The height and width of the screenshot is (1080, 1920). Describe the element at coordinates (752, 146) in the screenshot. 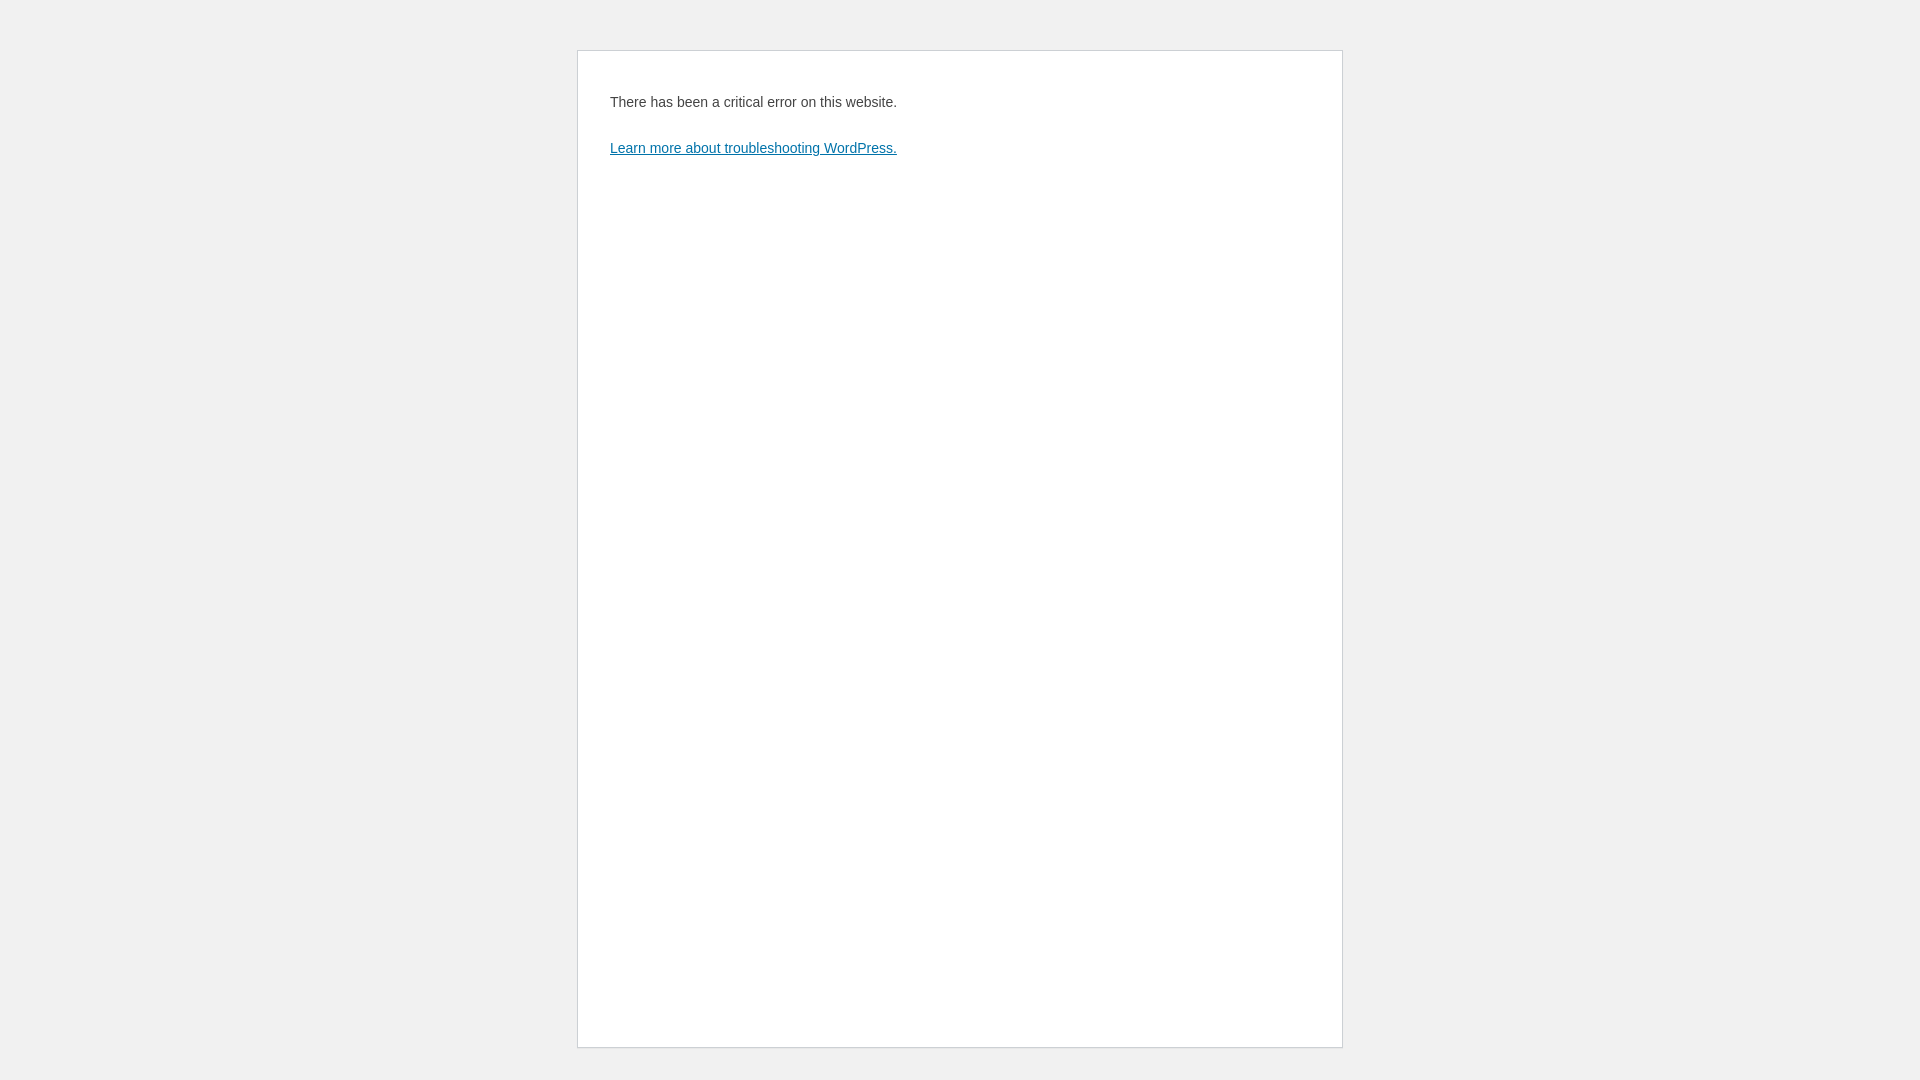

I see `'Learn more about troubleshooting WordPress.'` at that location.